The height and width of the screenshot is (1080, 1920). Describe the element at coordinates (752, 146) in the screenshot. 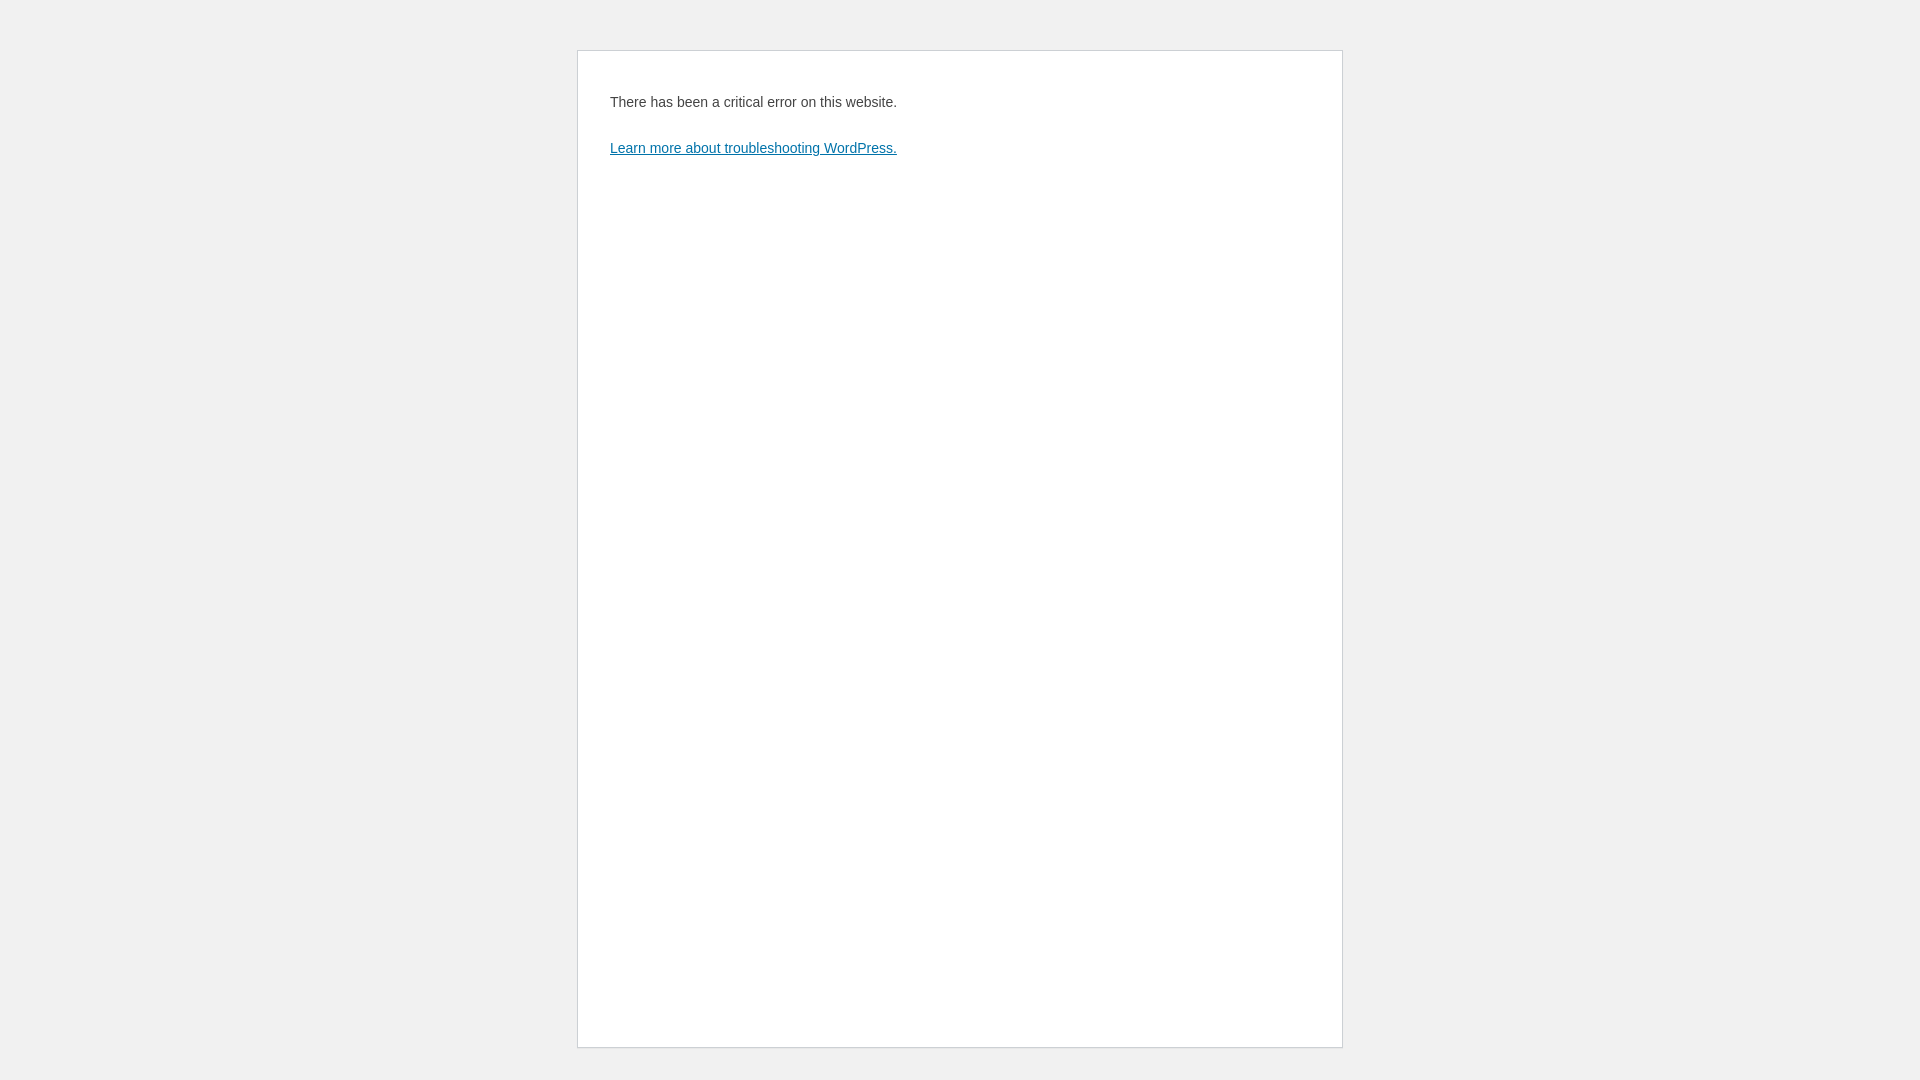

I see `'Learn more about troubleshooting WordPress.'` at that location.